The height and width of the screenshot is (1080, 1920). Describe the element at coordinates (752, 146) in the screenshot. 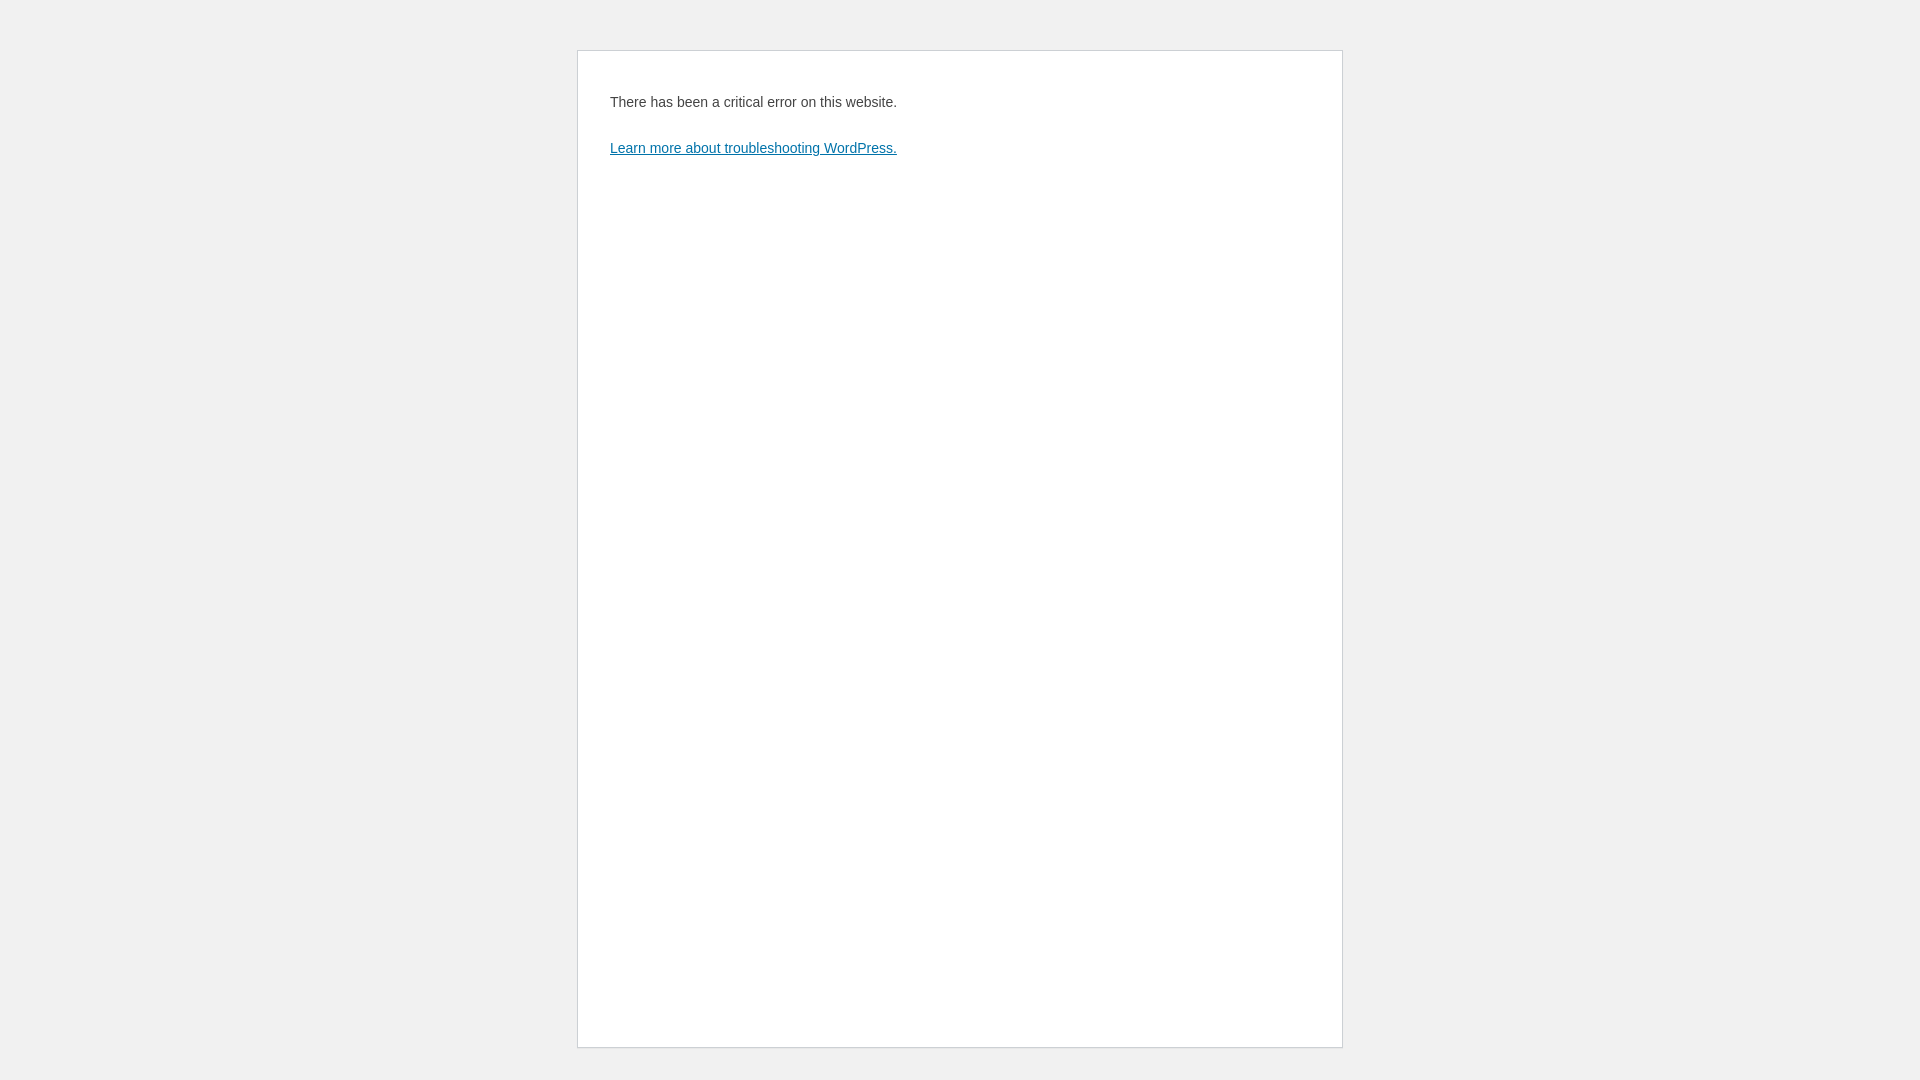

I see `'Learn more about troubleshooting WordPress.'` at that location.